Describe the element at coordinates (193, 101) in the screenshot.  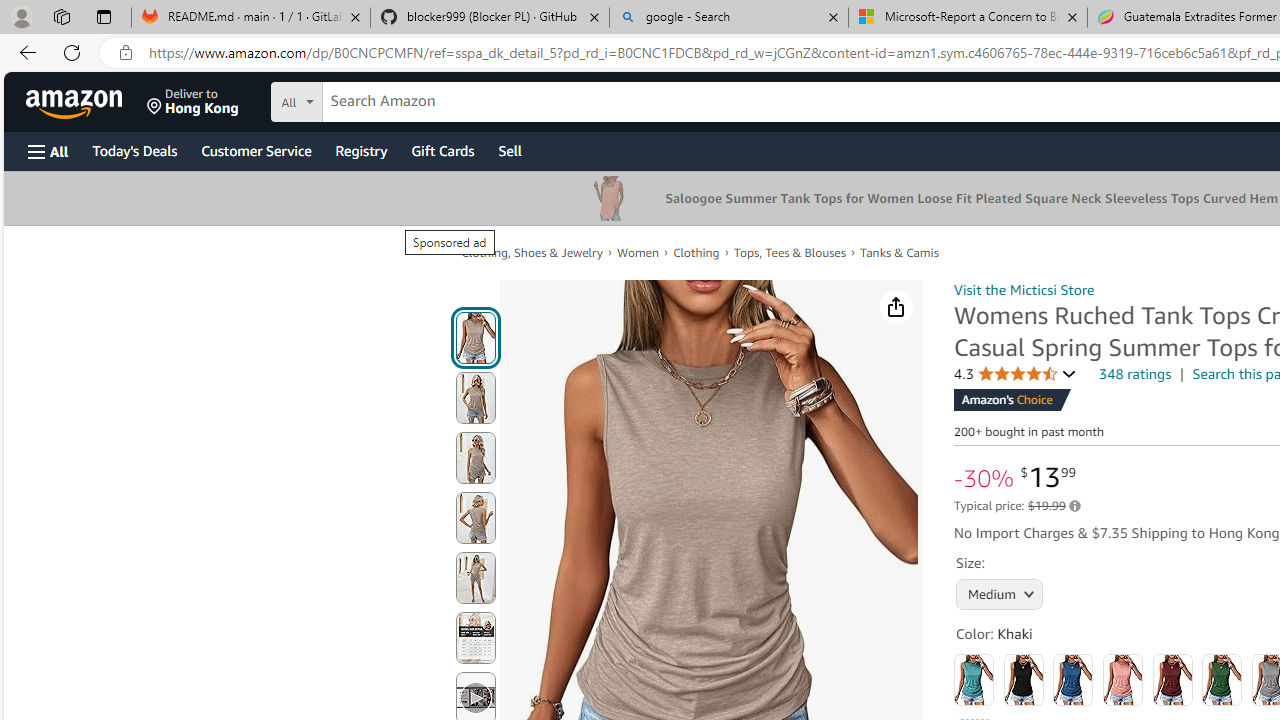
I see `'Deliver to Hong Kong'` at that location.